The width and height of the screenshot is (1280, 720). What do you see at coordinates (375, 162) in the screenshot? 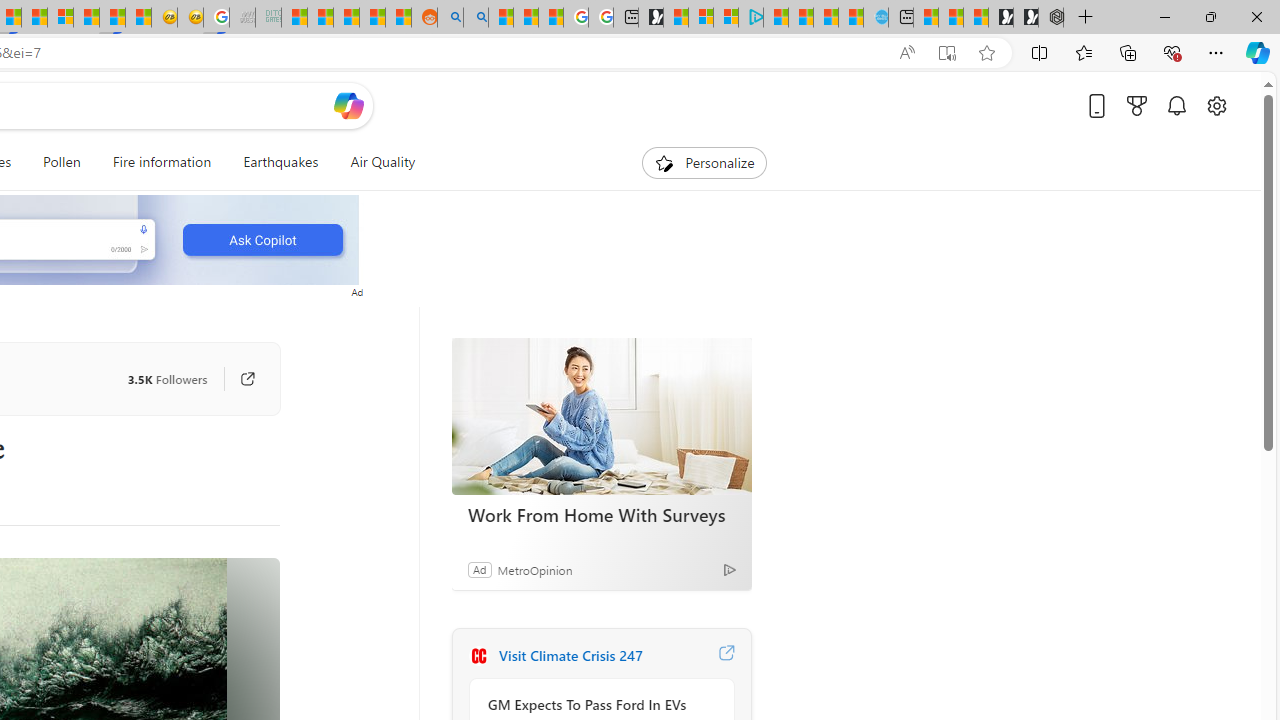
I see `'Air Quality'` at bounding box center [375, 162].